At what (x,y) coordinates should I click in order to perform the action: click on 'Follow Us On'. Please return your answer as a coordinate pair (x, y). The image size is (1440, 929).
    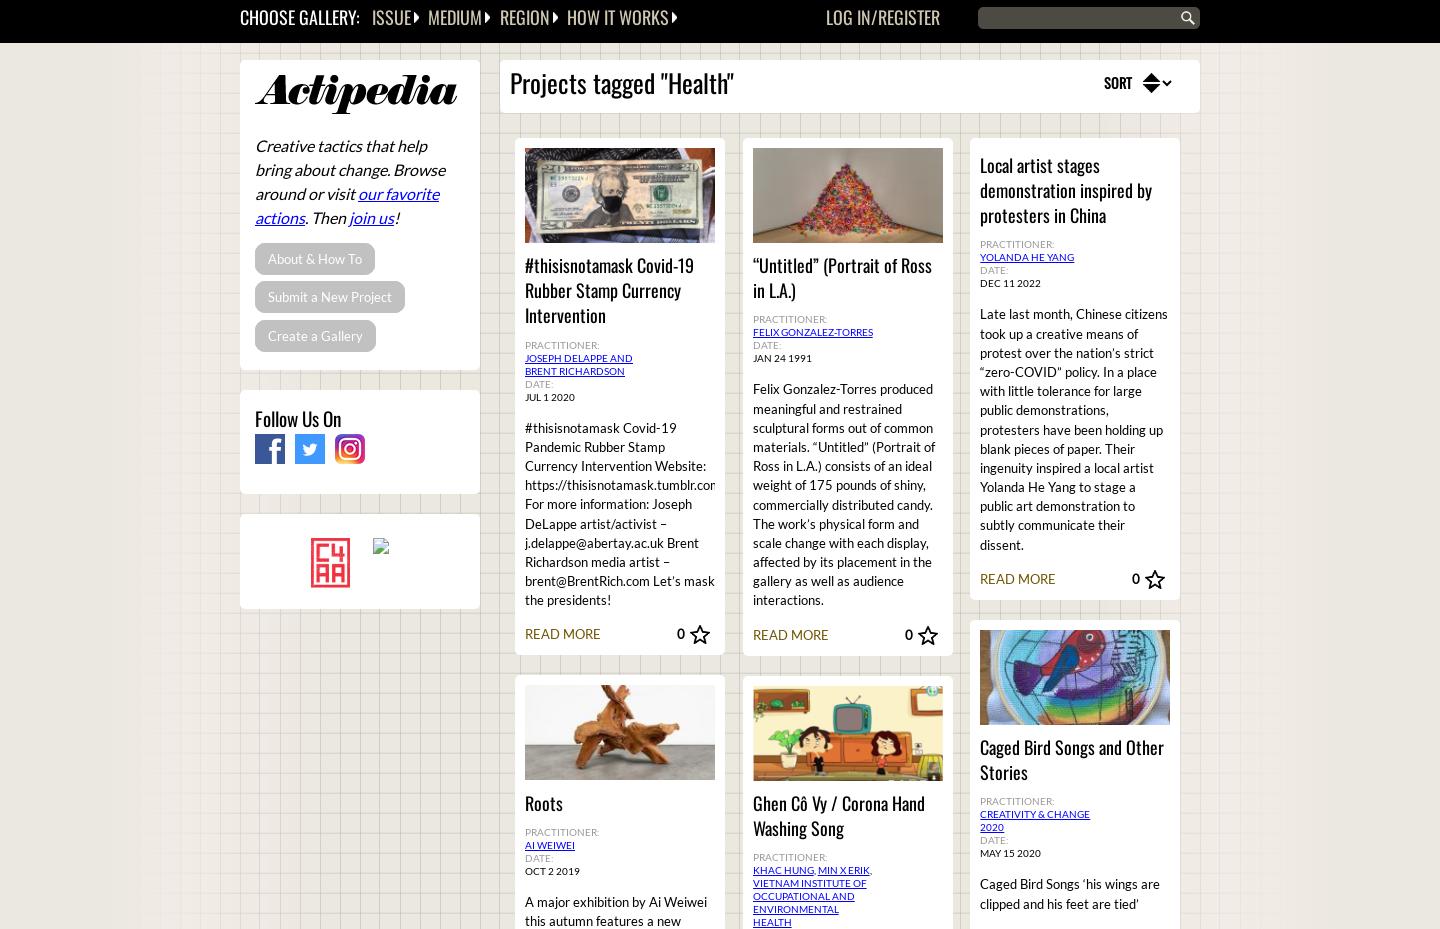
    Looking at the image, I should click on (296, 417).